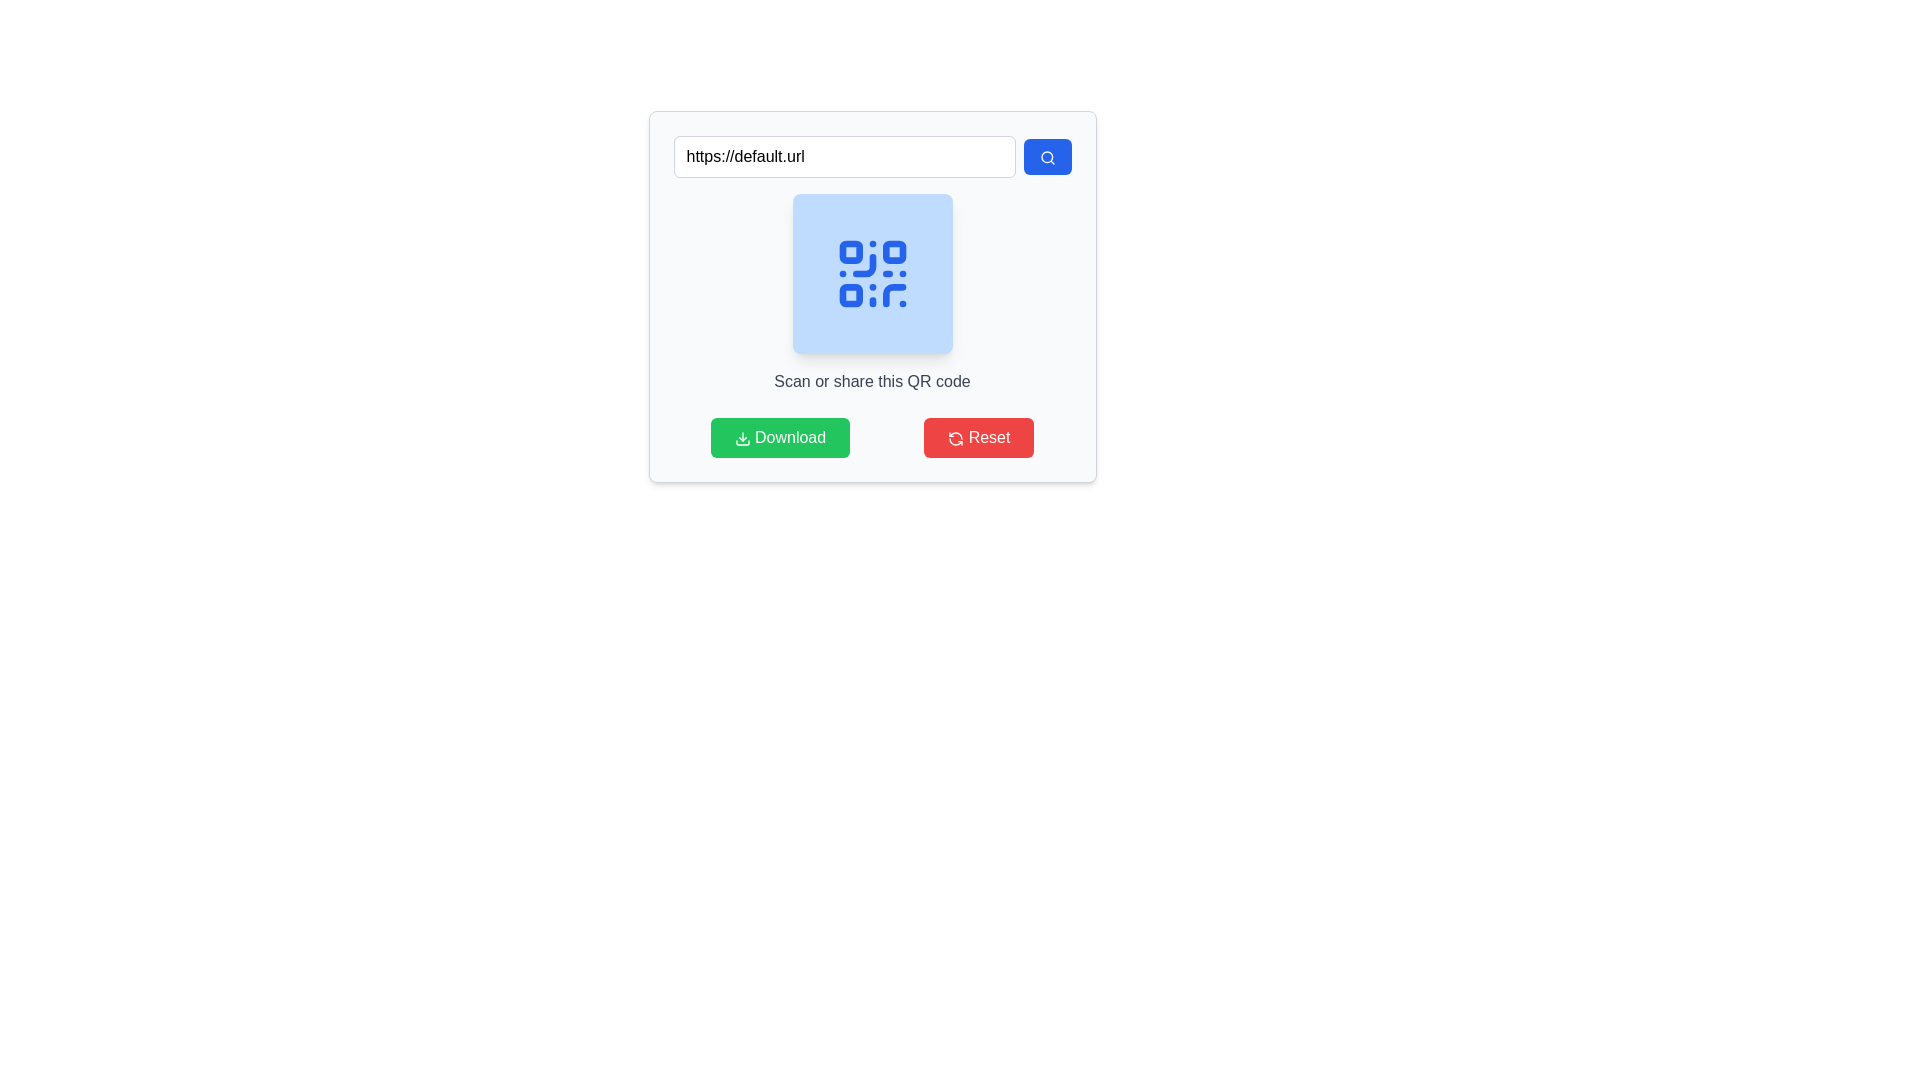  I want to click on the magnifying glass icon, which is part of a blue button positioned to the right of the input field, to initiate the search functionality, so click(1046, 157).